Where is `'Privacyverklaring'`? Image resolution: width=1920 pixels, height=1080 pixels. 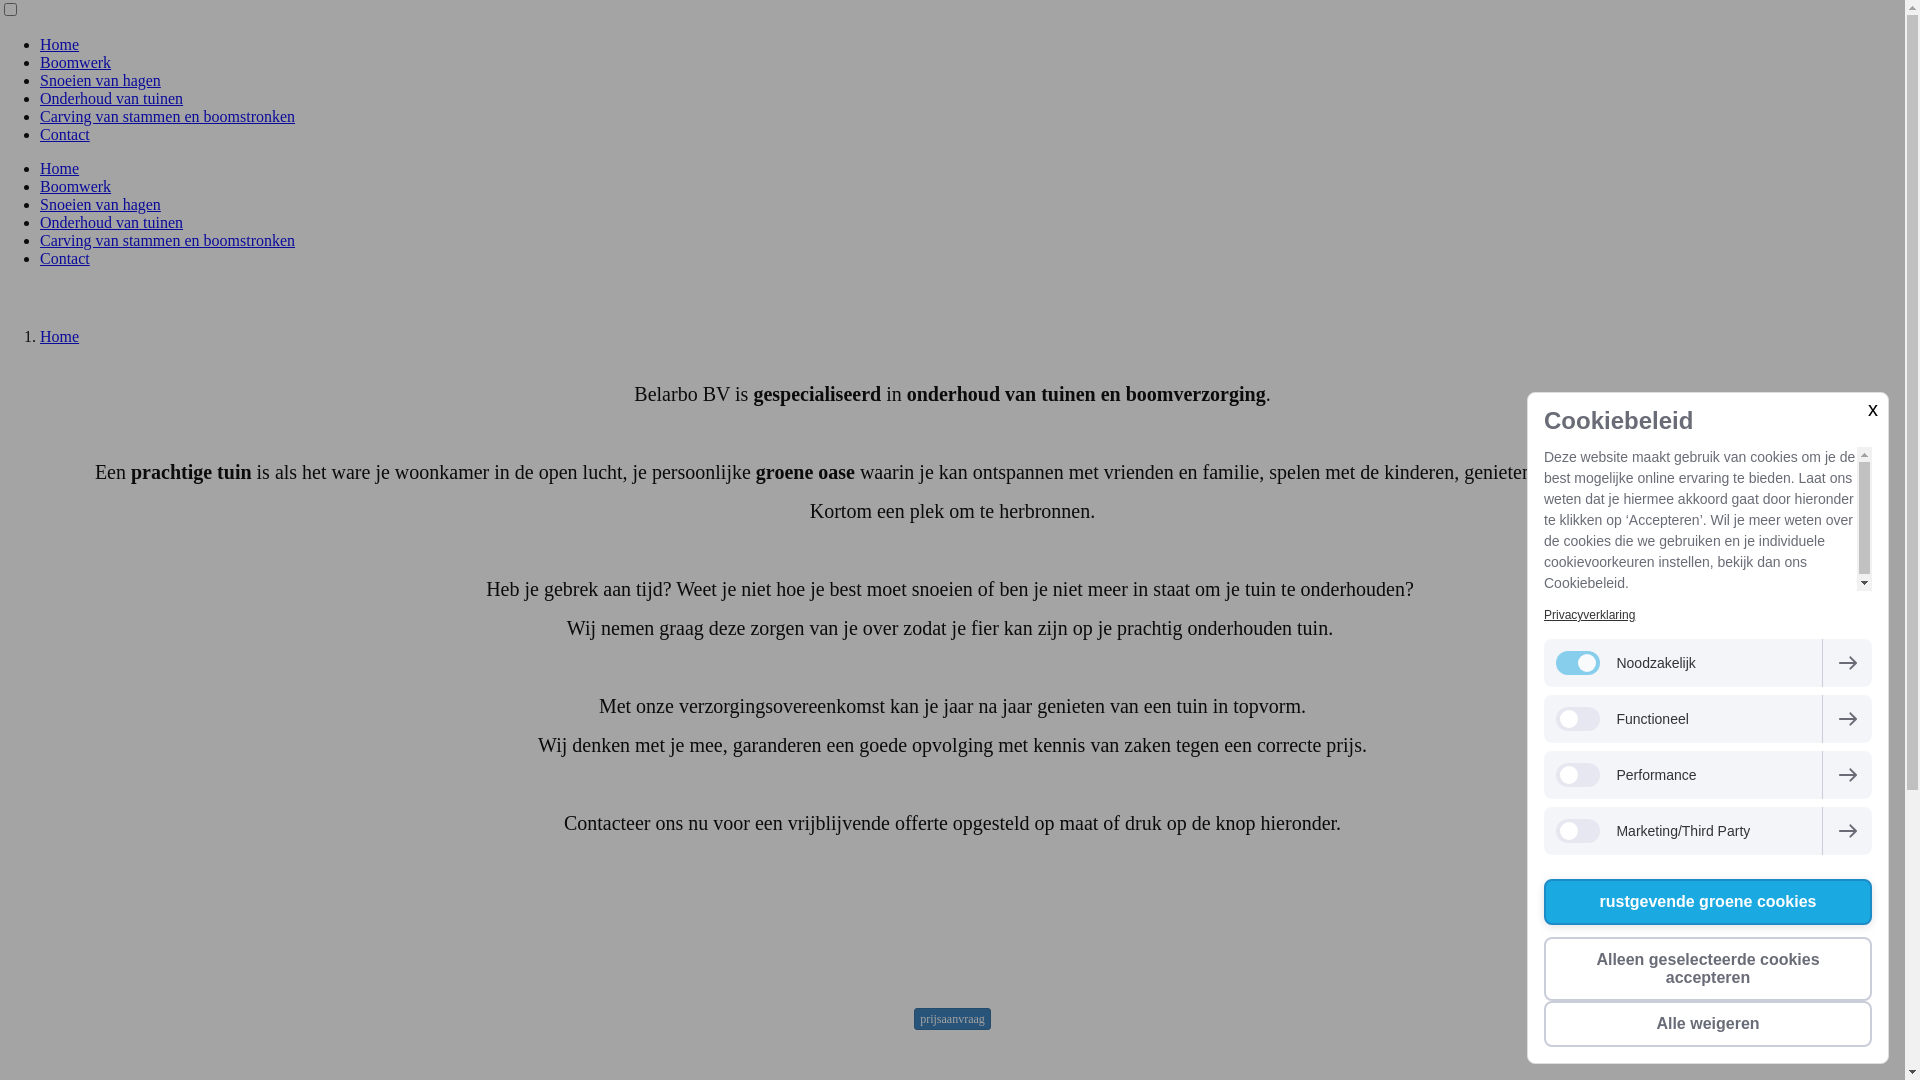 'Privacyverklaring' is located at coordinates (1588, 613).